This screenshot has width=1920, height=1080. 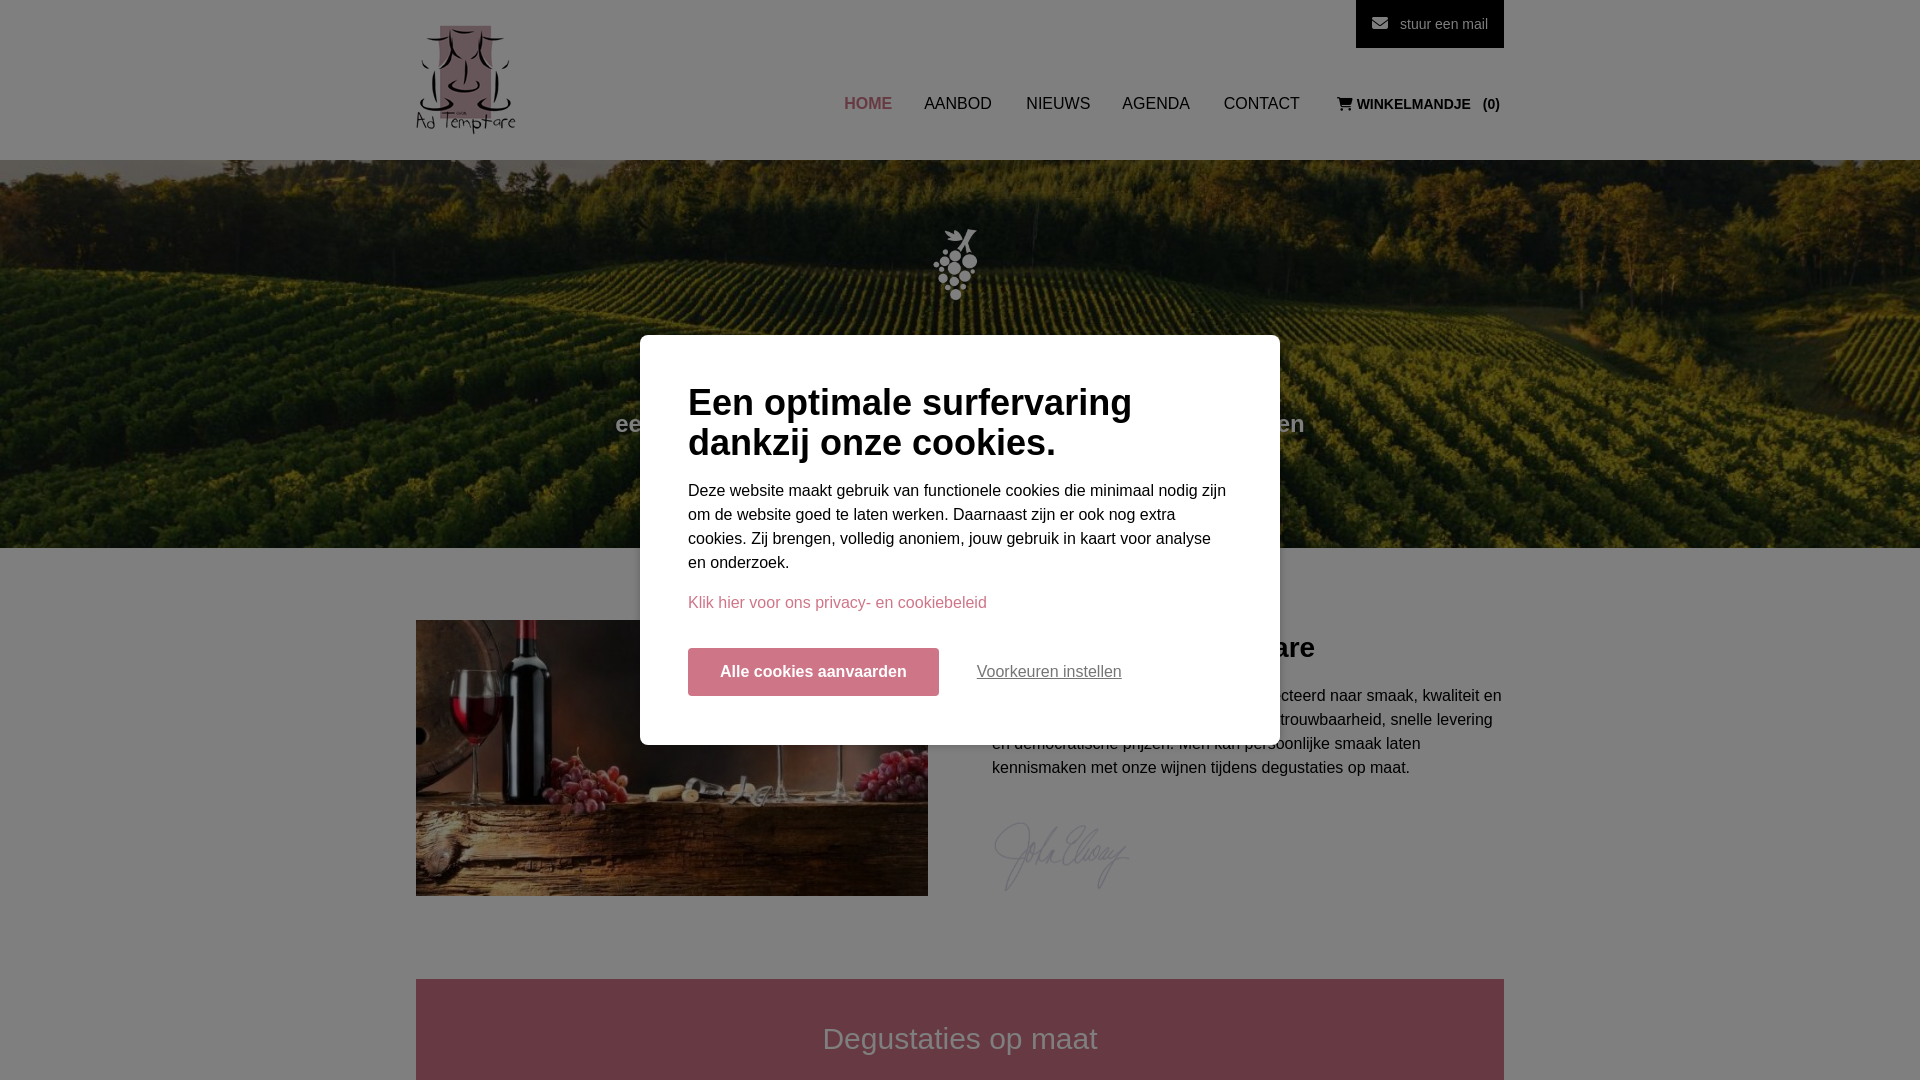 What do you see at coordinates (837, 601) in the screenshot?
I see `'Klik hier voor ons privacy- en cookiebeleid'` at bounding box center [837, 601].